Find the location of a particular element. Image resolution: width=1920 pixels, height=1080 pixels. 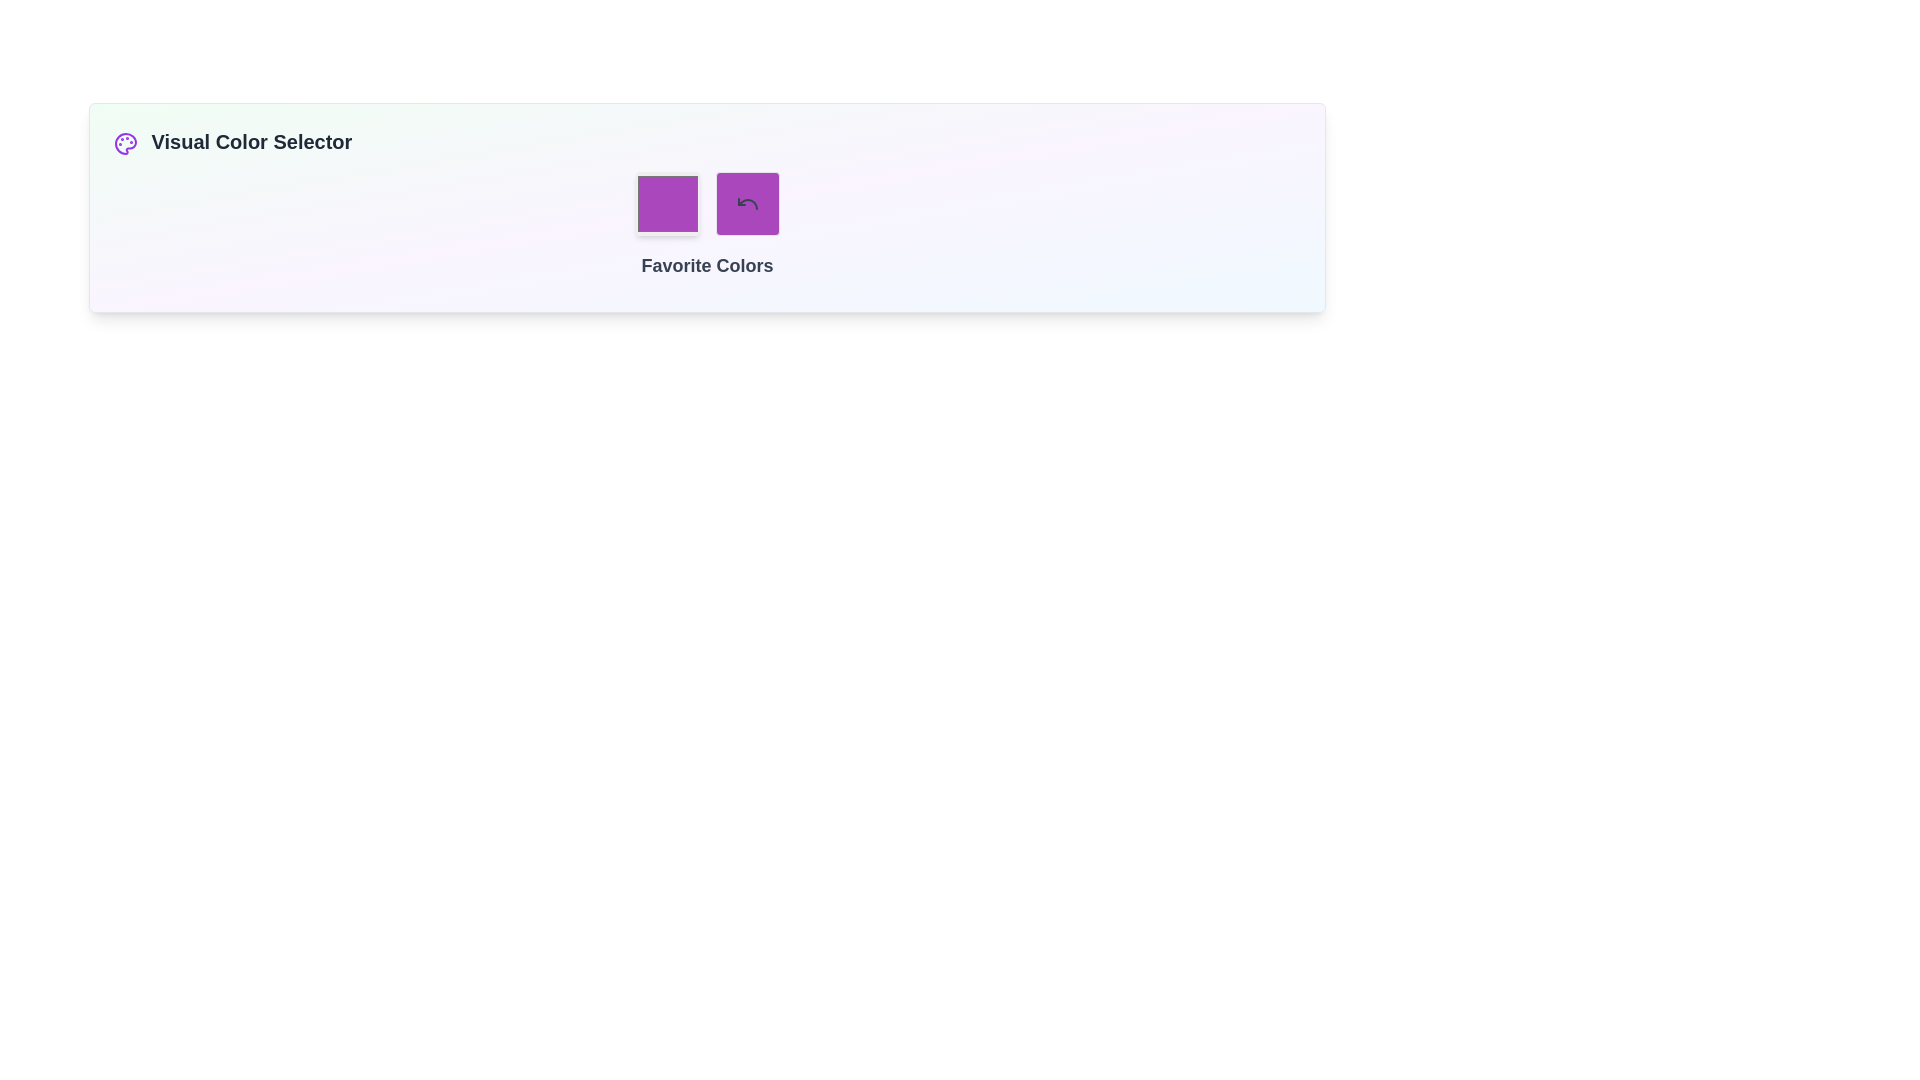

the reset button located to the right of the purple square and above the 'Favorite Colors' text to reset the color selection is located at coordinates (707, 204).